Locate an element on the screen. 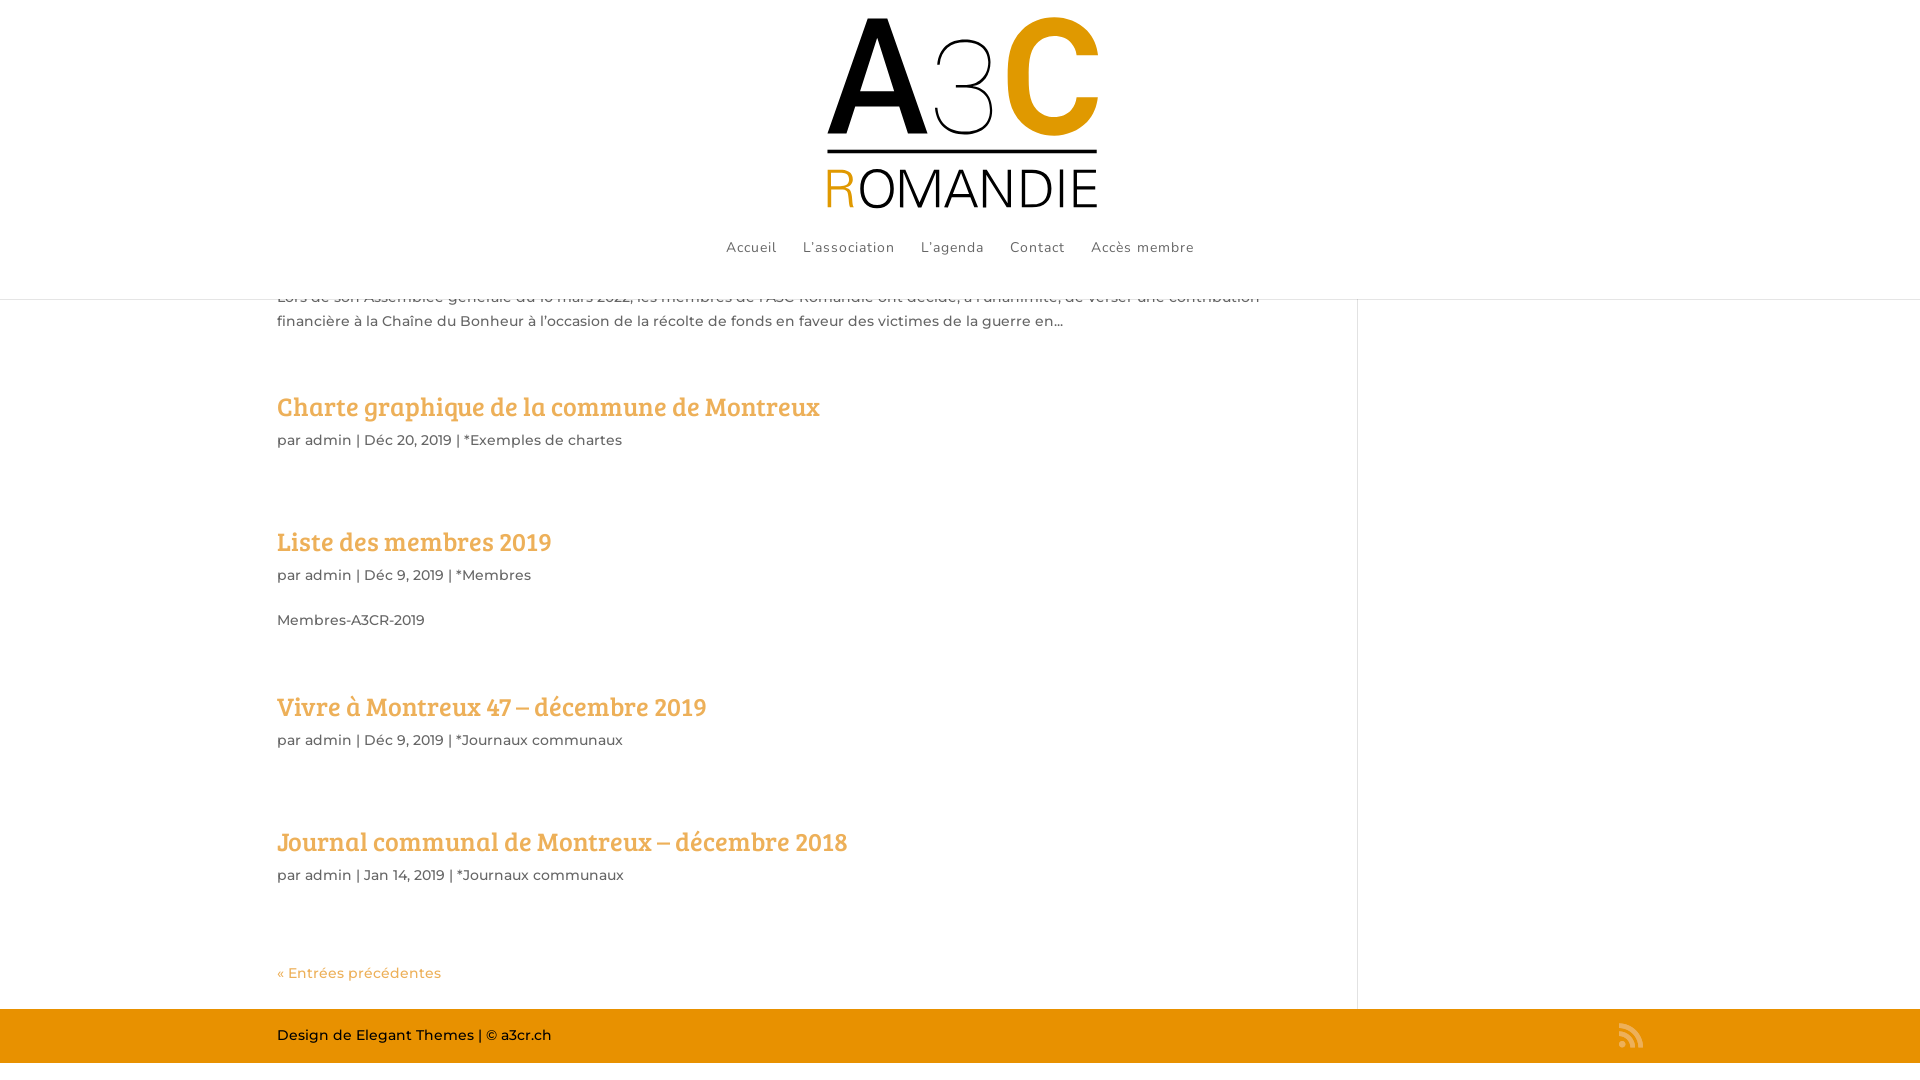 Image resolution: width=1920 pixels, height=1080 pixels. 'admin' is located at coordinates (328, 874).